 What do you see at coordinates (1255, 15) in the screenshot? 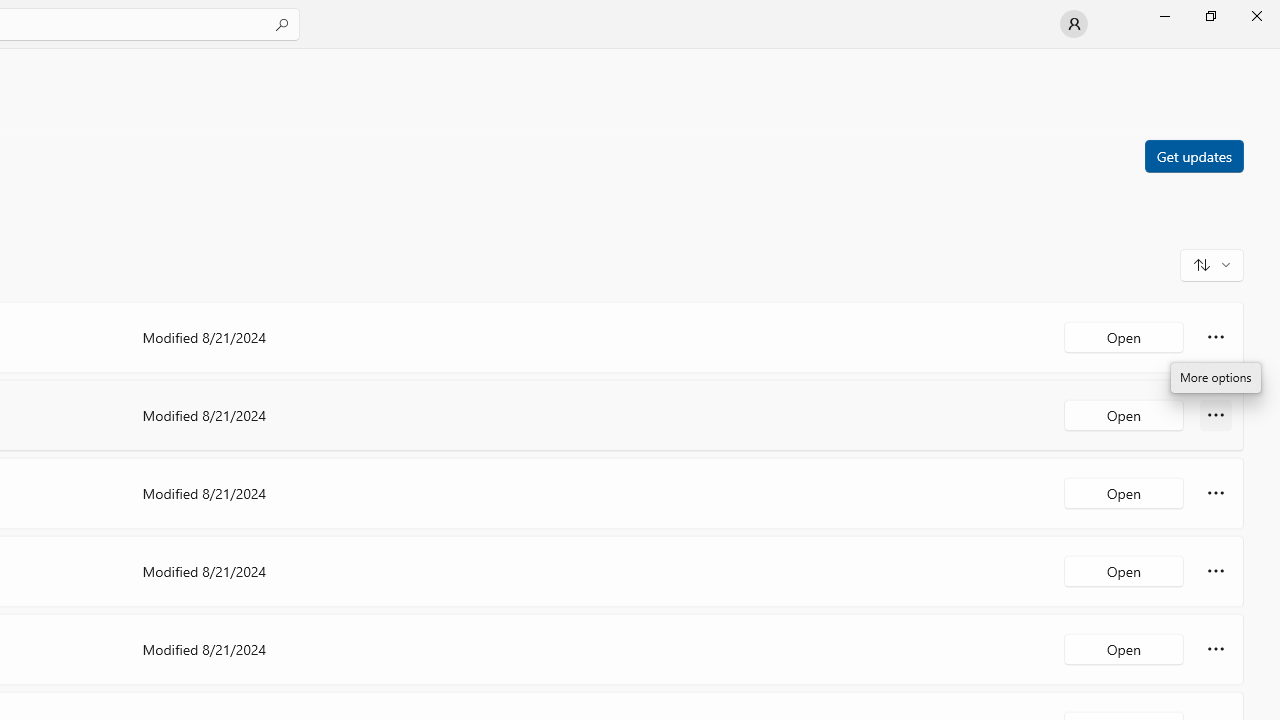
I see `'Close Microsoft Store'` at bounding box center [1255, 15].